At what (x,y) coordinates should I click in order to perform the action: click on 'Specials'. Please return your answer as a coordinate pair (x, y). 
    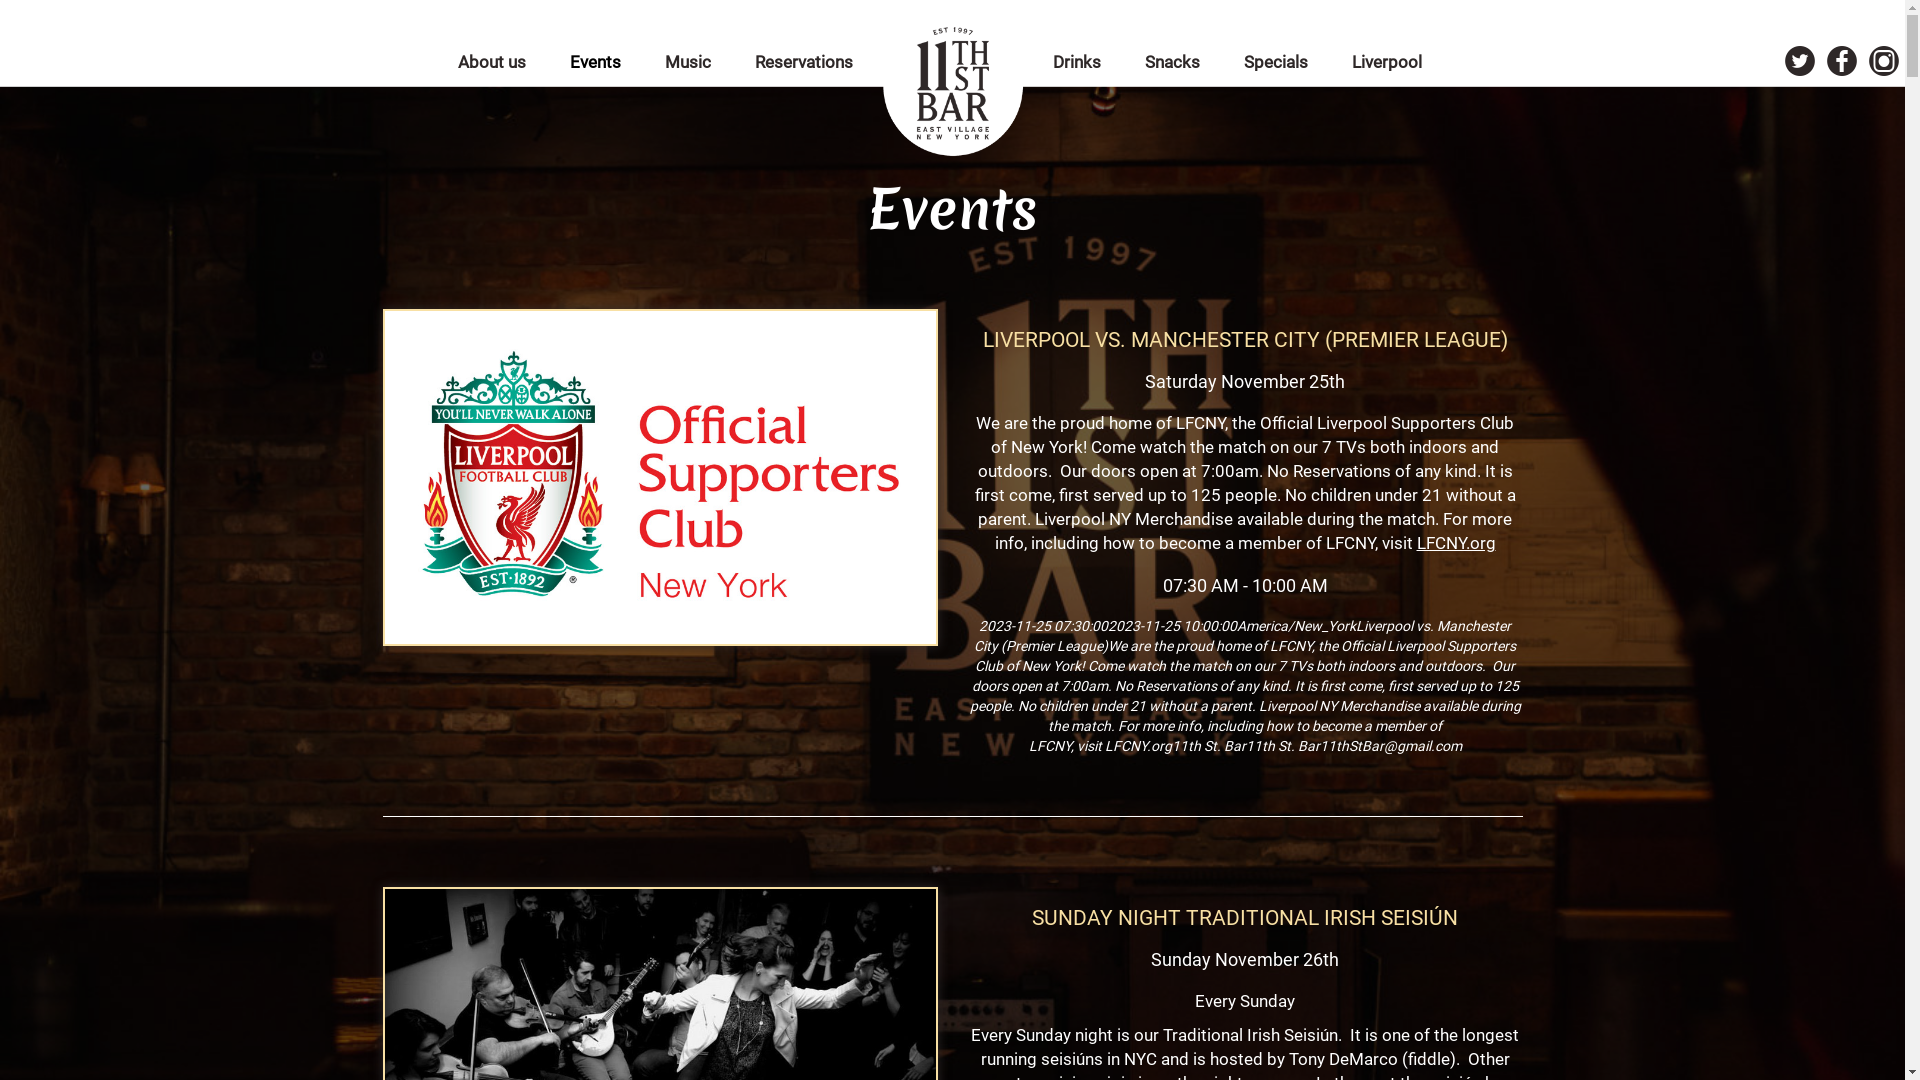
    Looking at the image, I should click on (1276, 60).